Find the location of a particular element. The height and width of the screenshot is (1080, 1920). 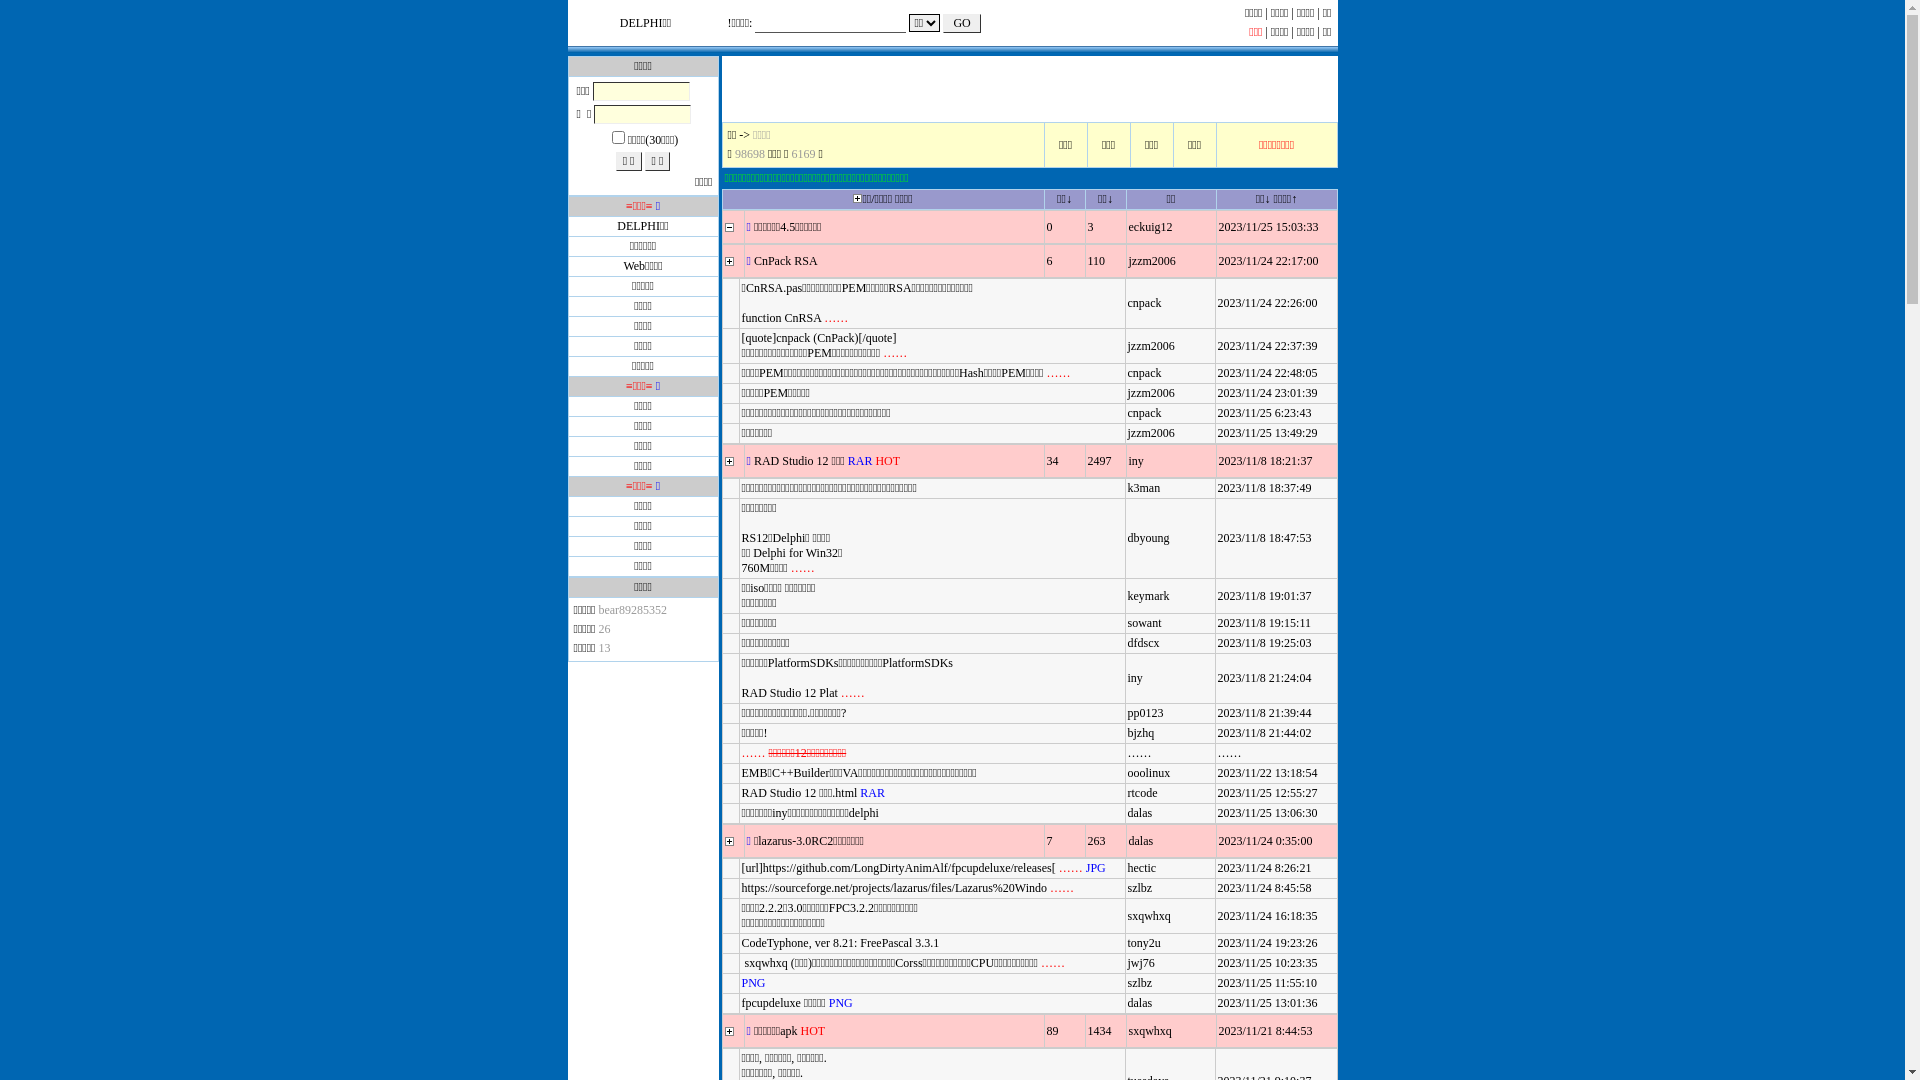

'pp0123' is located at coordinates (1146, 712).